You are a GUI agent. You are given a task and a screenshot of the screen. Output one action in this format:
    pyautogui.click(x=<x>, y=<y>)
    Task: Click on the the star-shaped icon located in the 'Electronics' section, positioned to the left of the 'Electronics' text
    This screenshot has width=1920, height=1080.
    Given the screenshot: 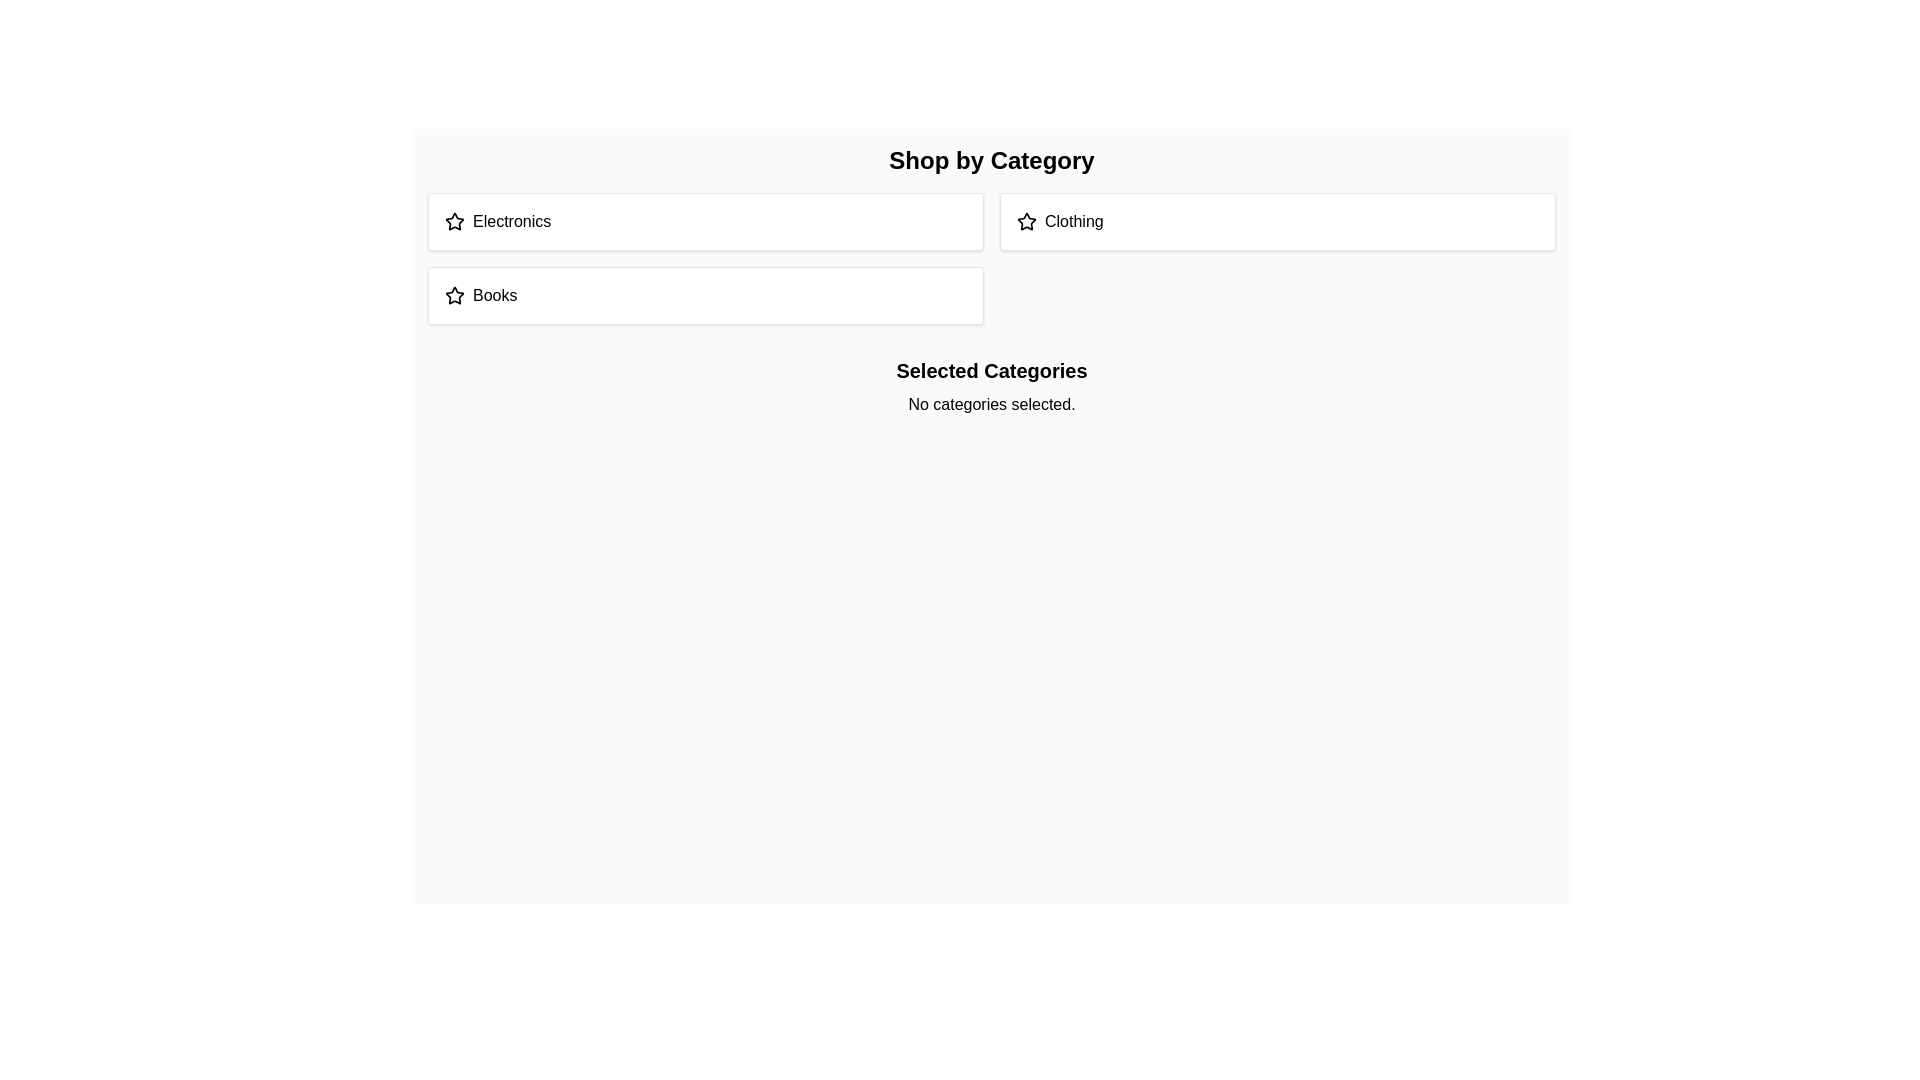 What is the action you would take?
    pyautogui.click(x=454, y=222)
    